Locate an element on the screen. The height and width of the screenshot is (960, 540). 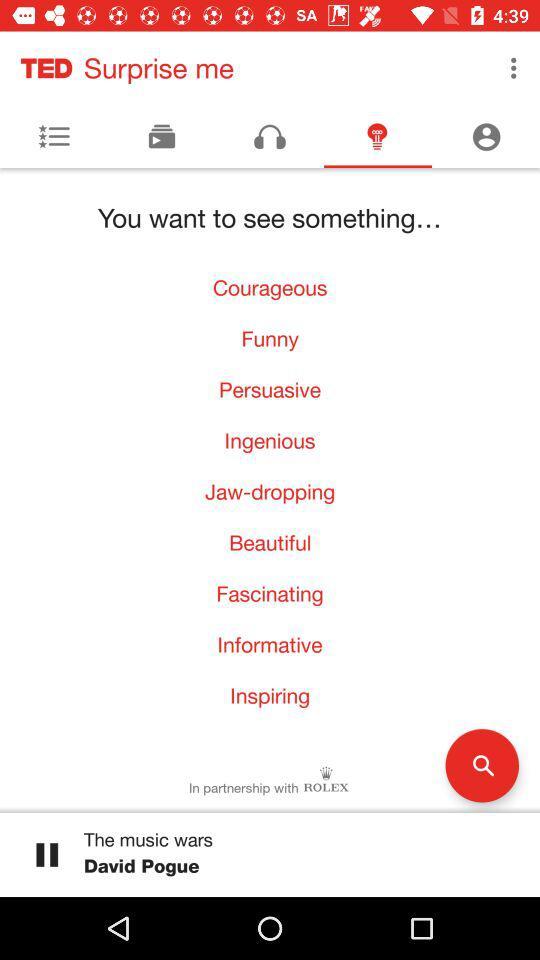
the item above beautiful item is located at coordinates (270, 490).